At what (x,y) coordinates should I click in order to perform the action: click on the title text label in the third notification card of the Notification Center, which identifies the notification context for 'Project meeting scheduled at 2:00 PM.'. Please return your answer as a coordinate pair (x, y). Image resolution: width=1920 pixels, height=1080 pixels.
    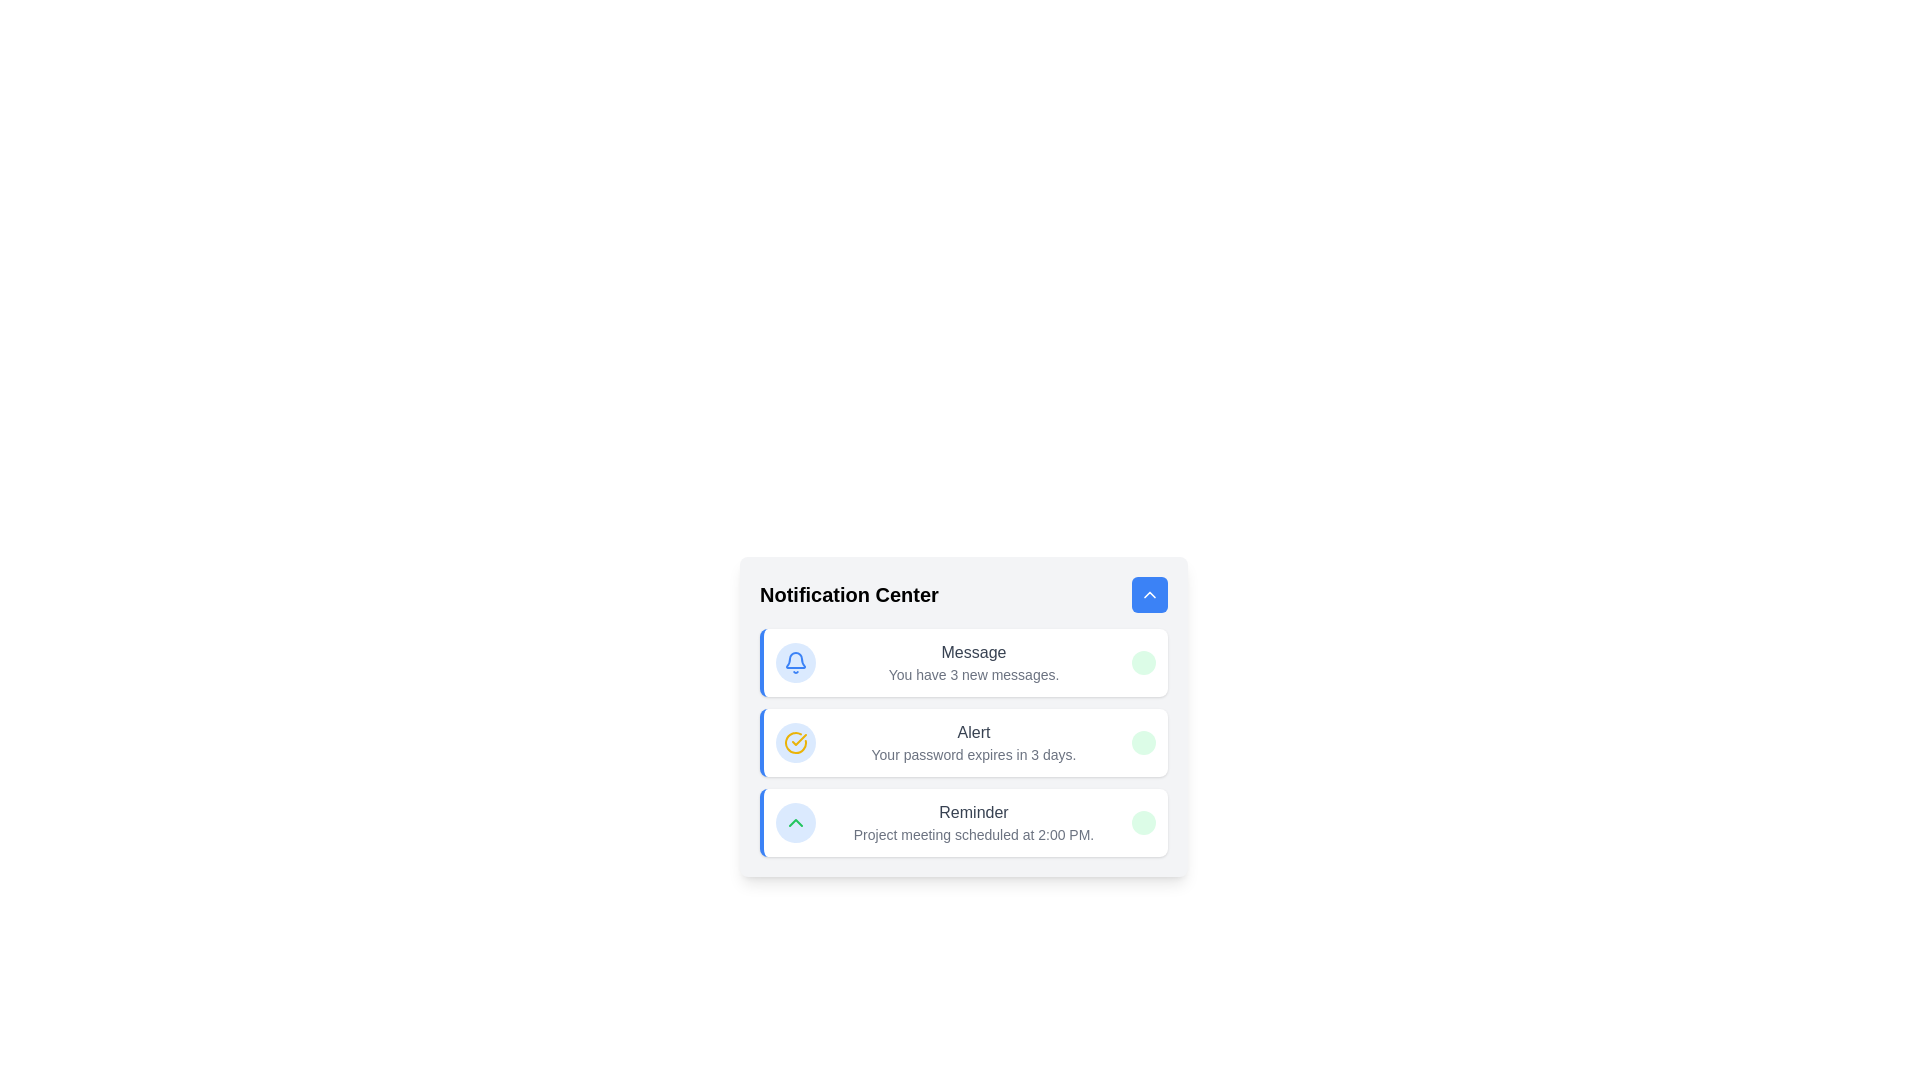
    Looking at the image, I should click on (974, 813).